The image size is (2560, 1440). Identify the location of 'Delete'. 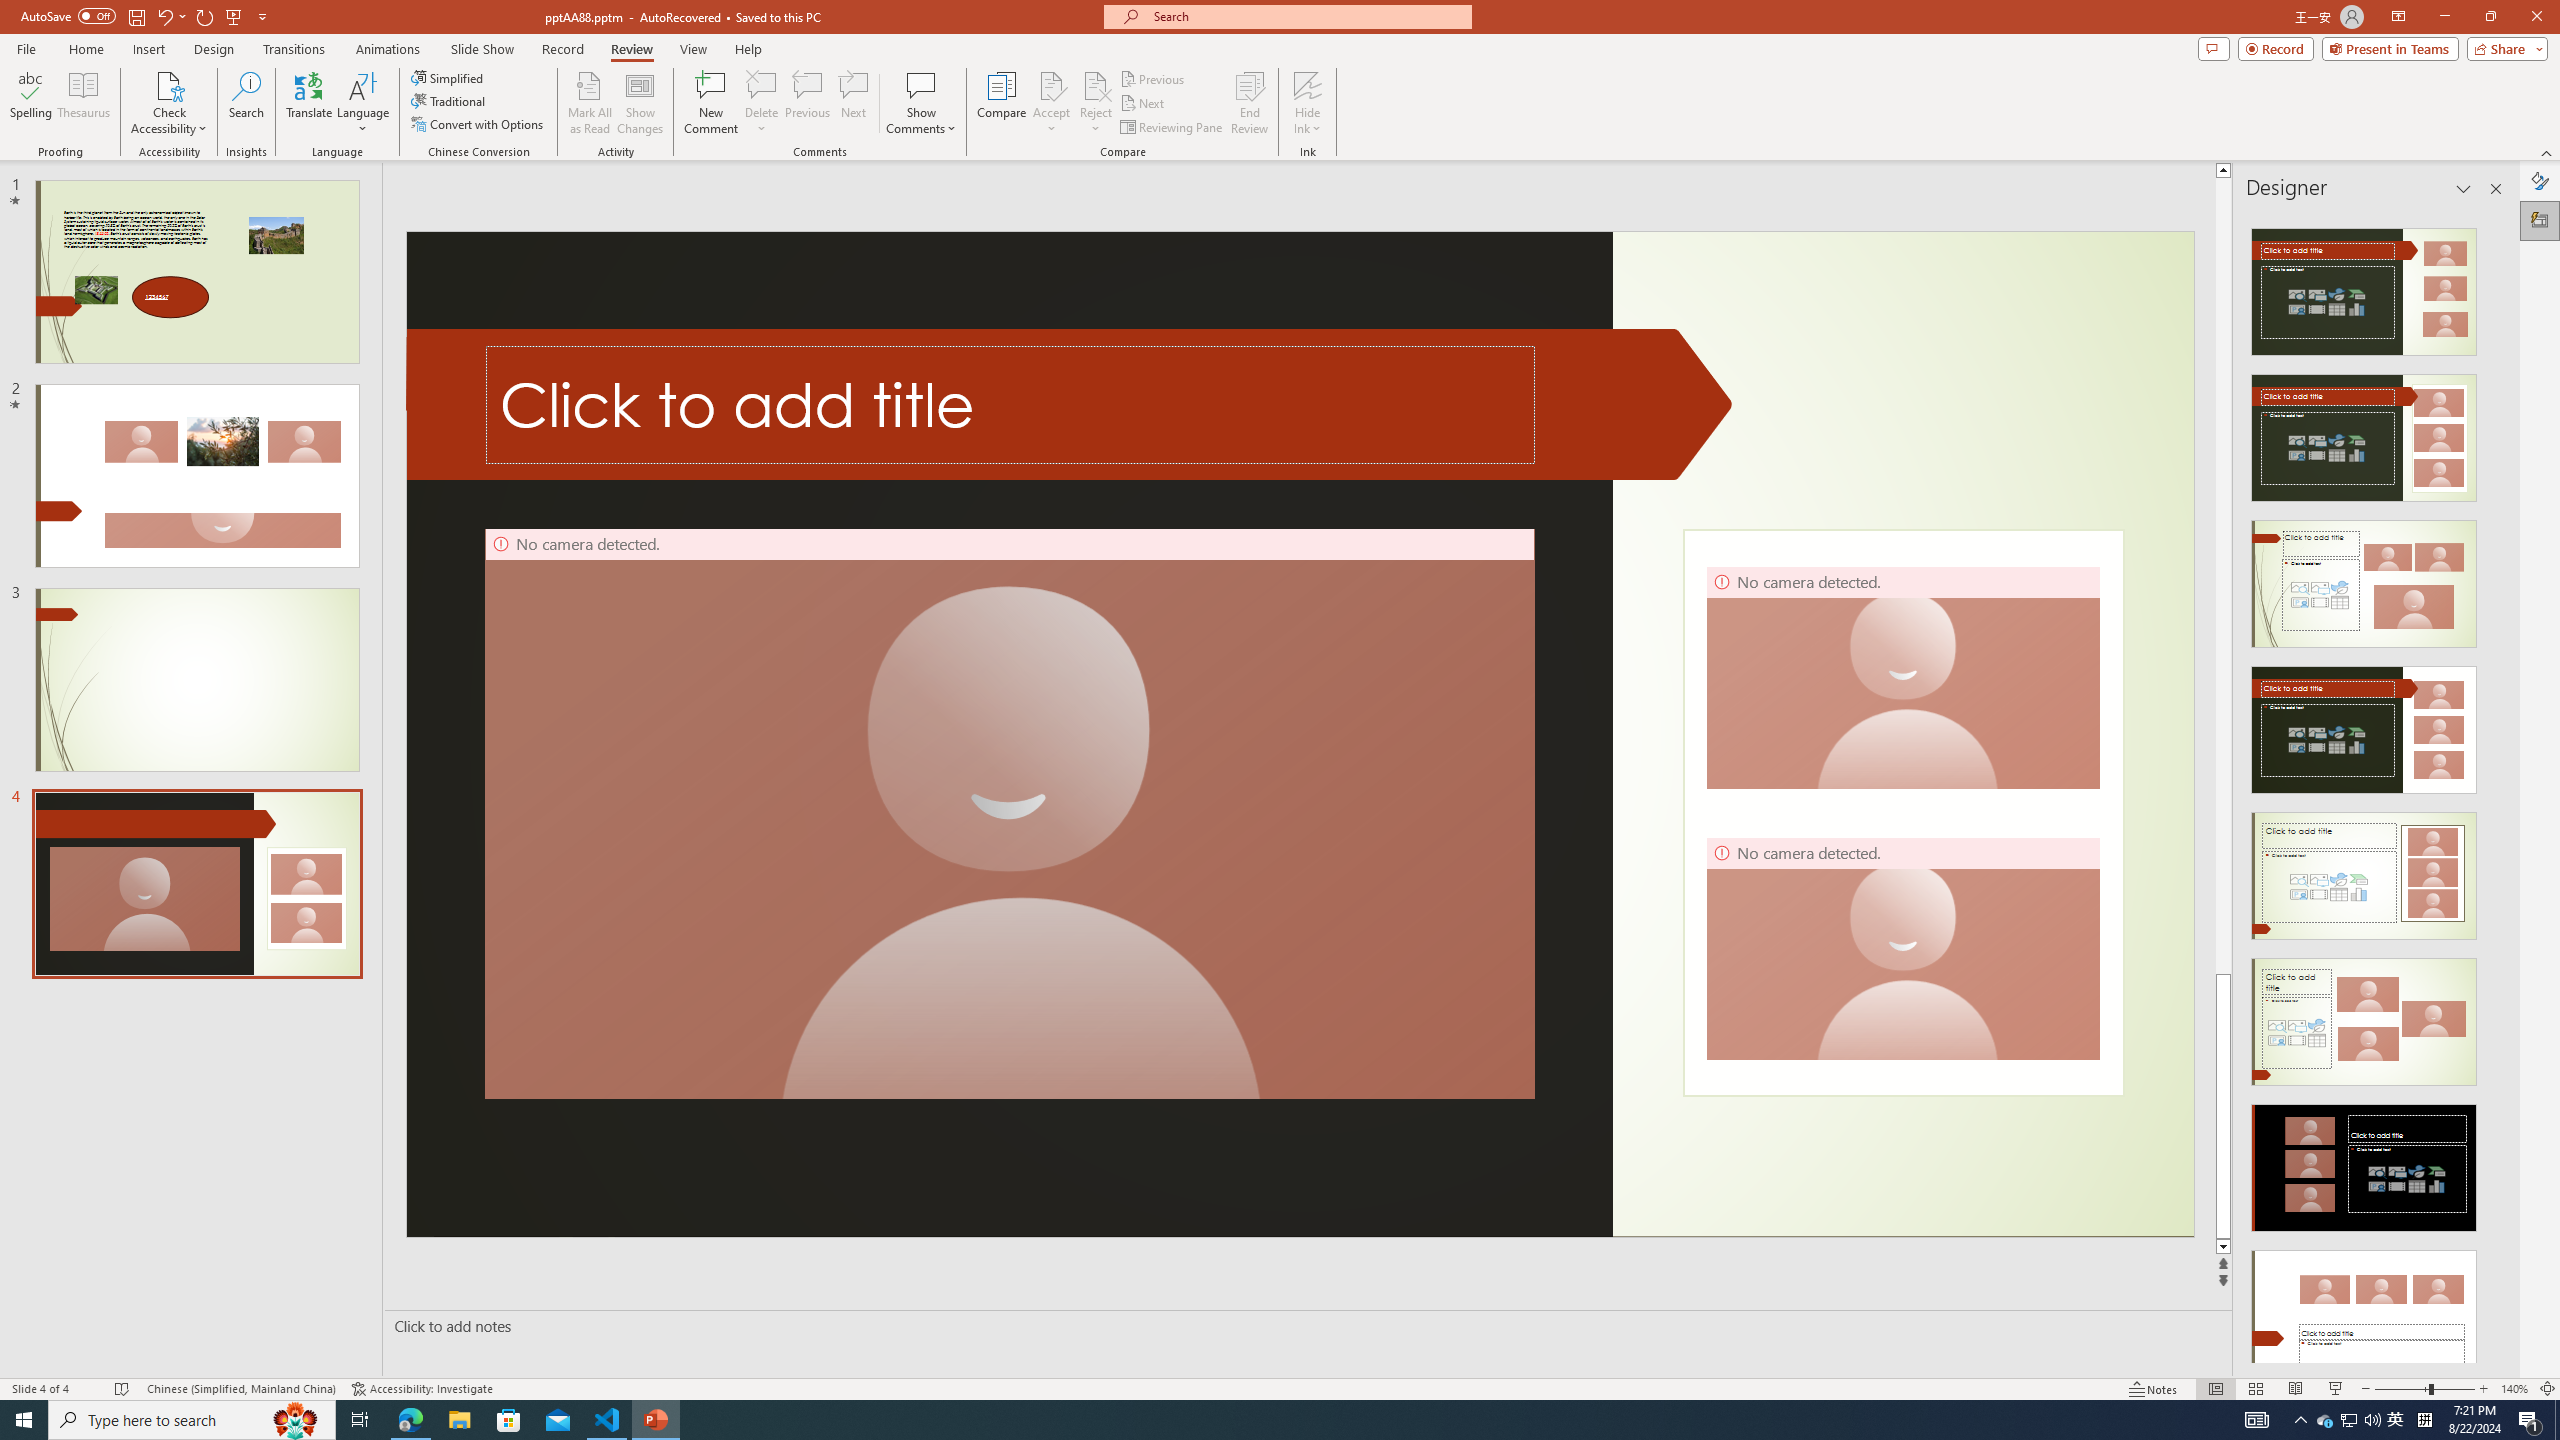
(761, 84).